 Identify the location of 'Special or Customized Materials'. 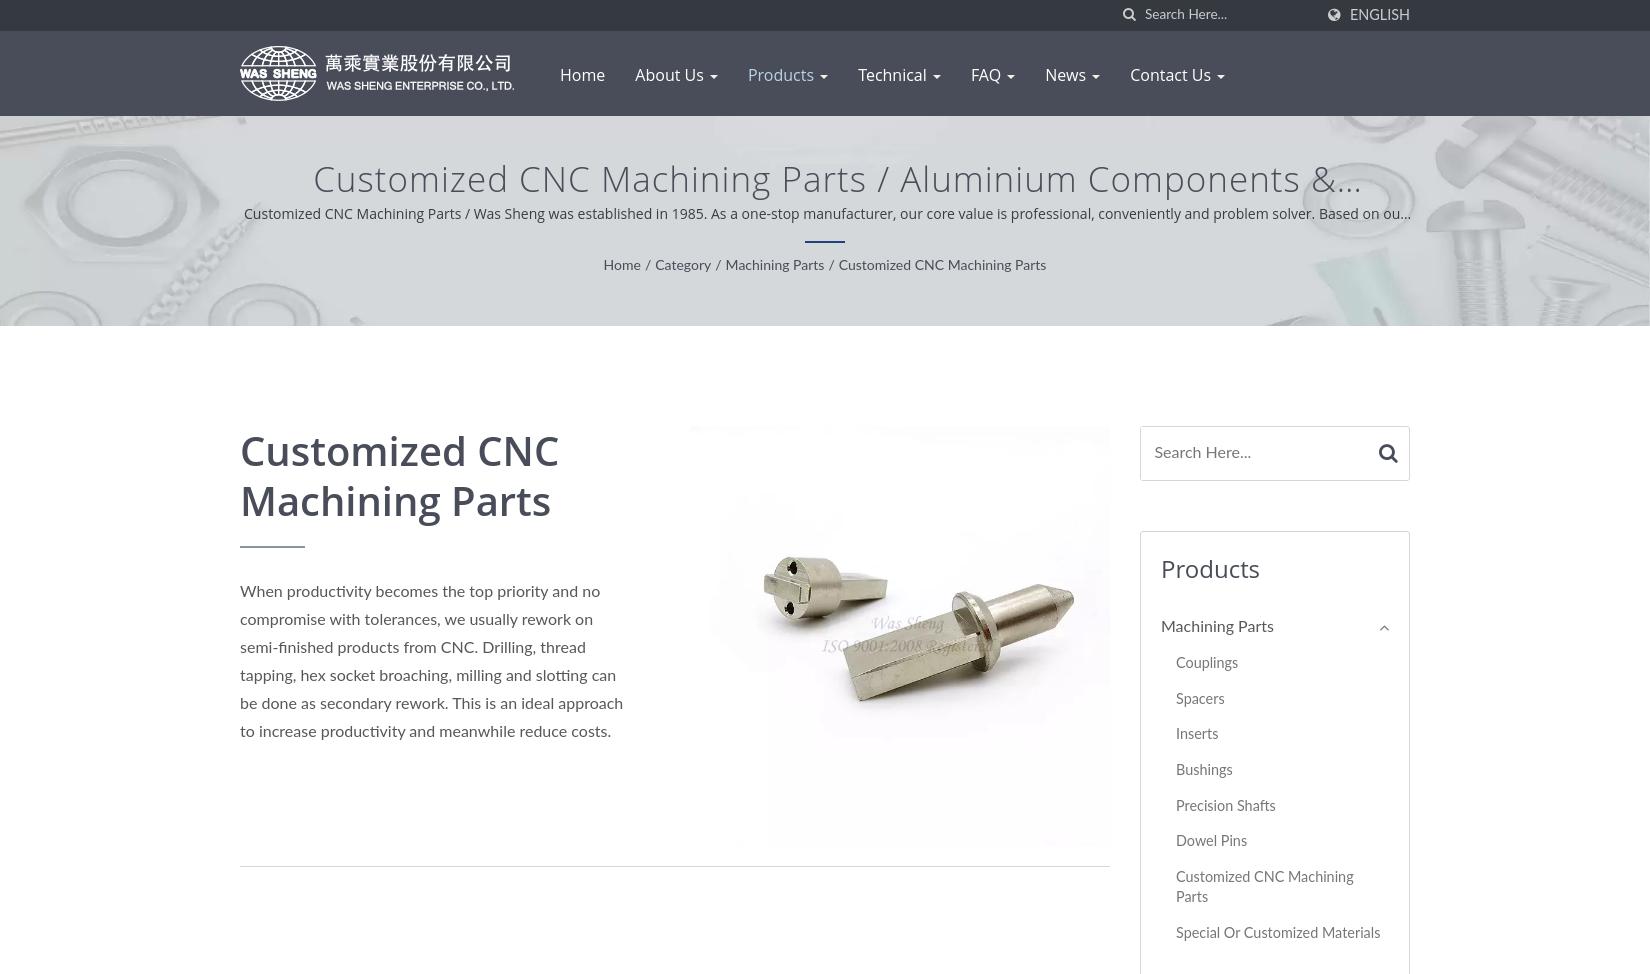
(1276, 931).